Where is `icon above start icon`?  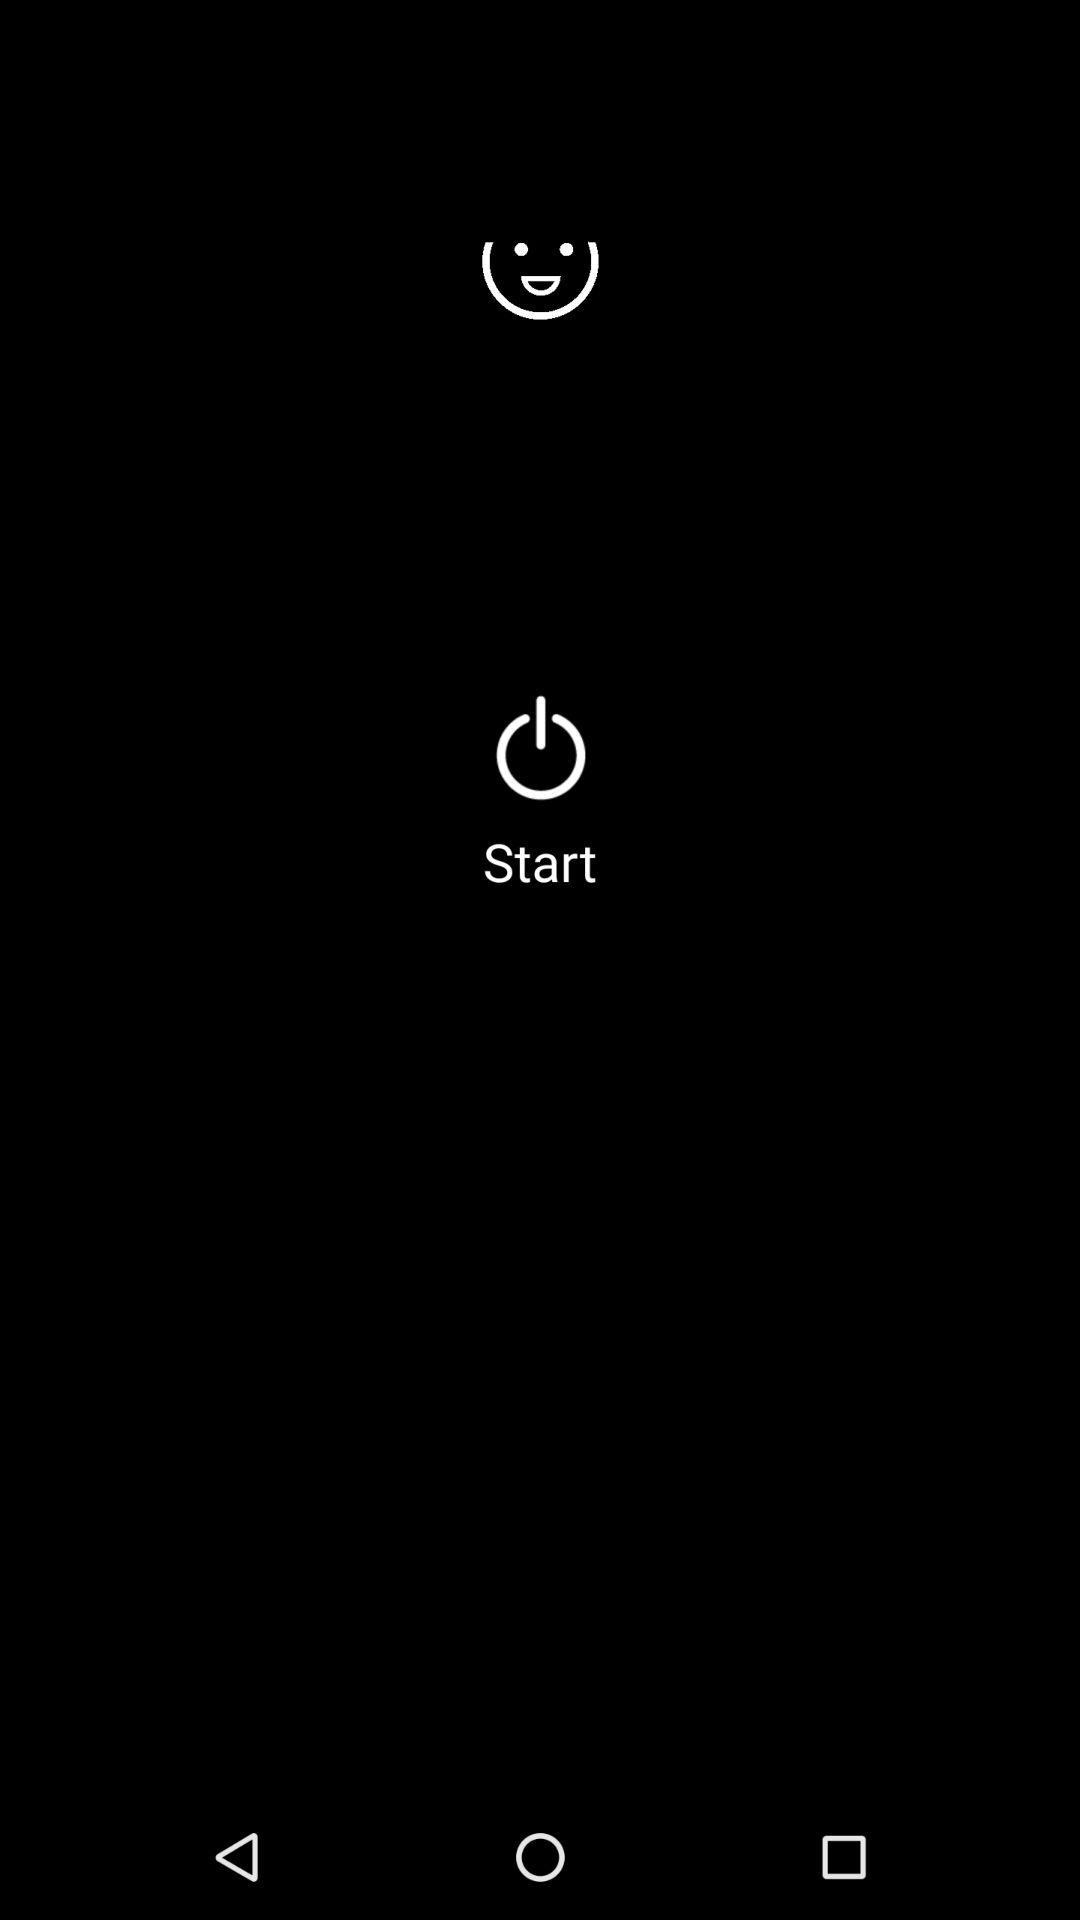 icon above start icon is located at coordinates (540, 746).